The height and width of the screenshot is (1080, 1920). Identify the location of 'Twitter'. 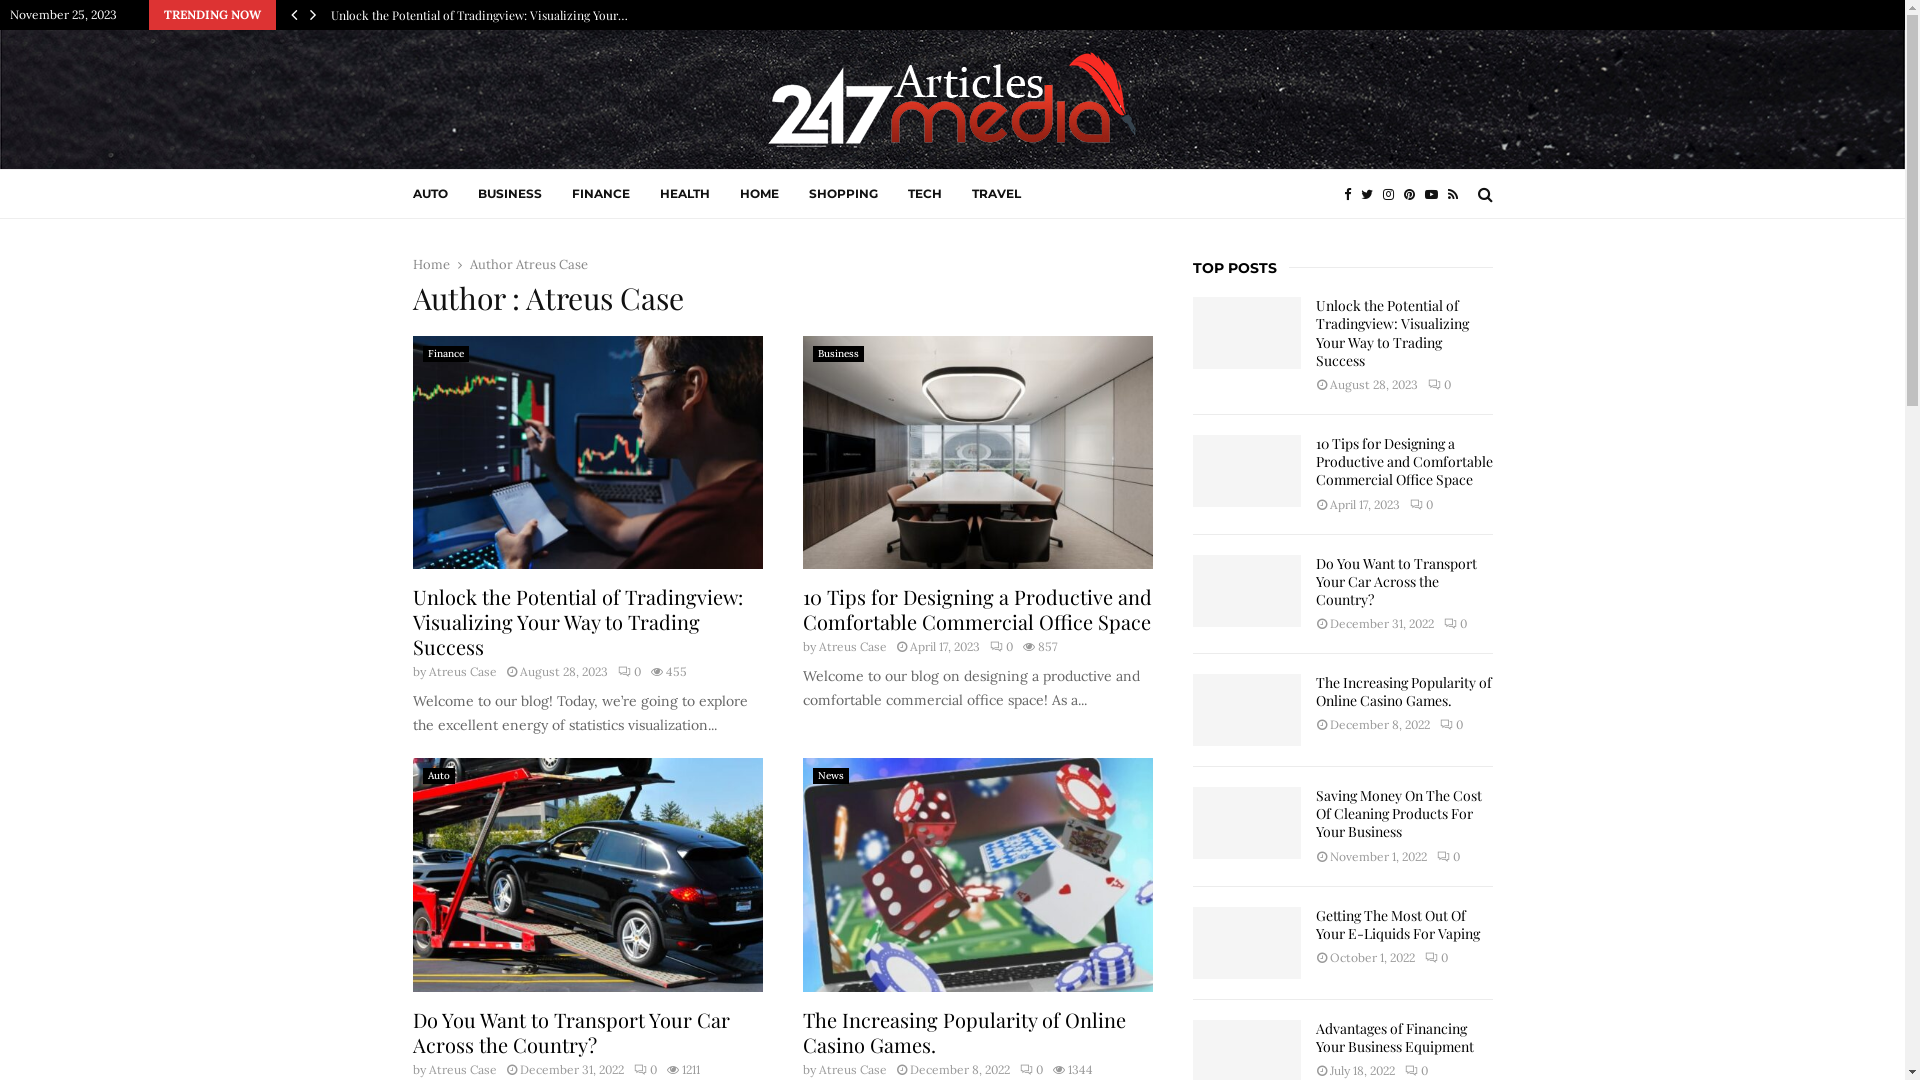
(1370, 194).